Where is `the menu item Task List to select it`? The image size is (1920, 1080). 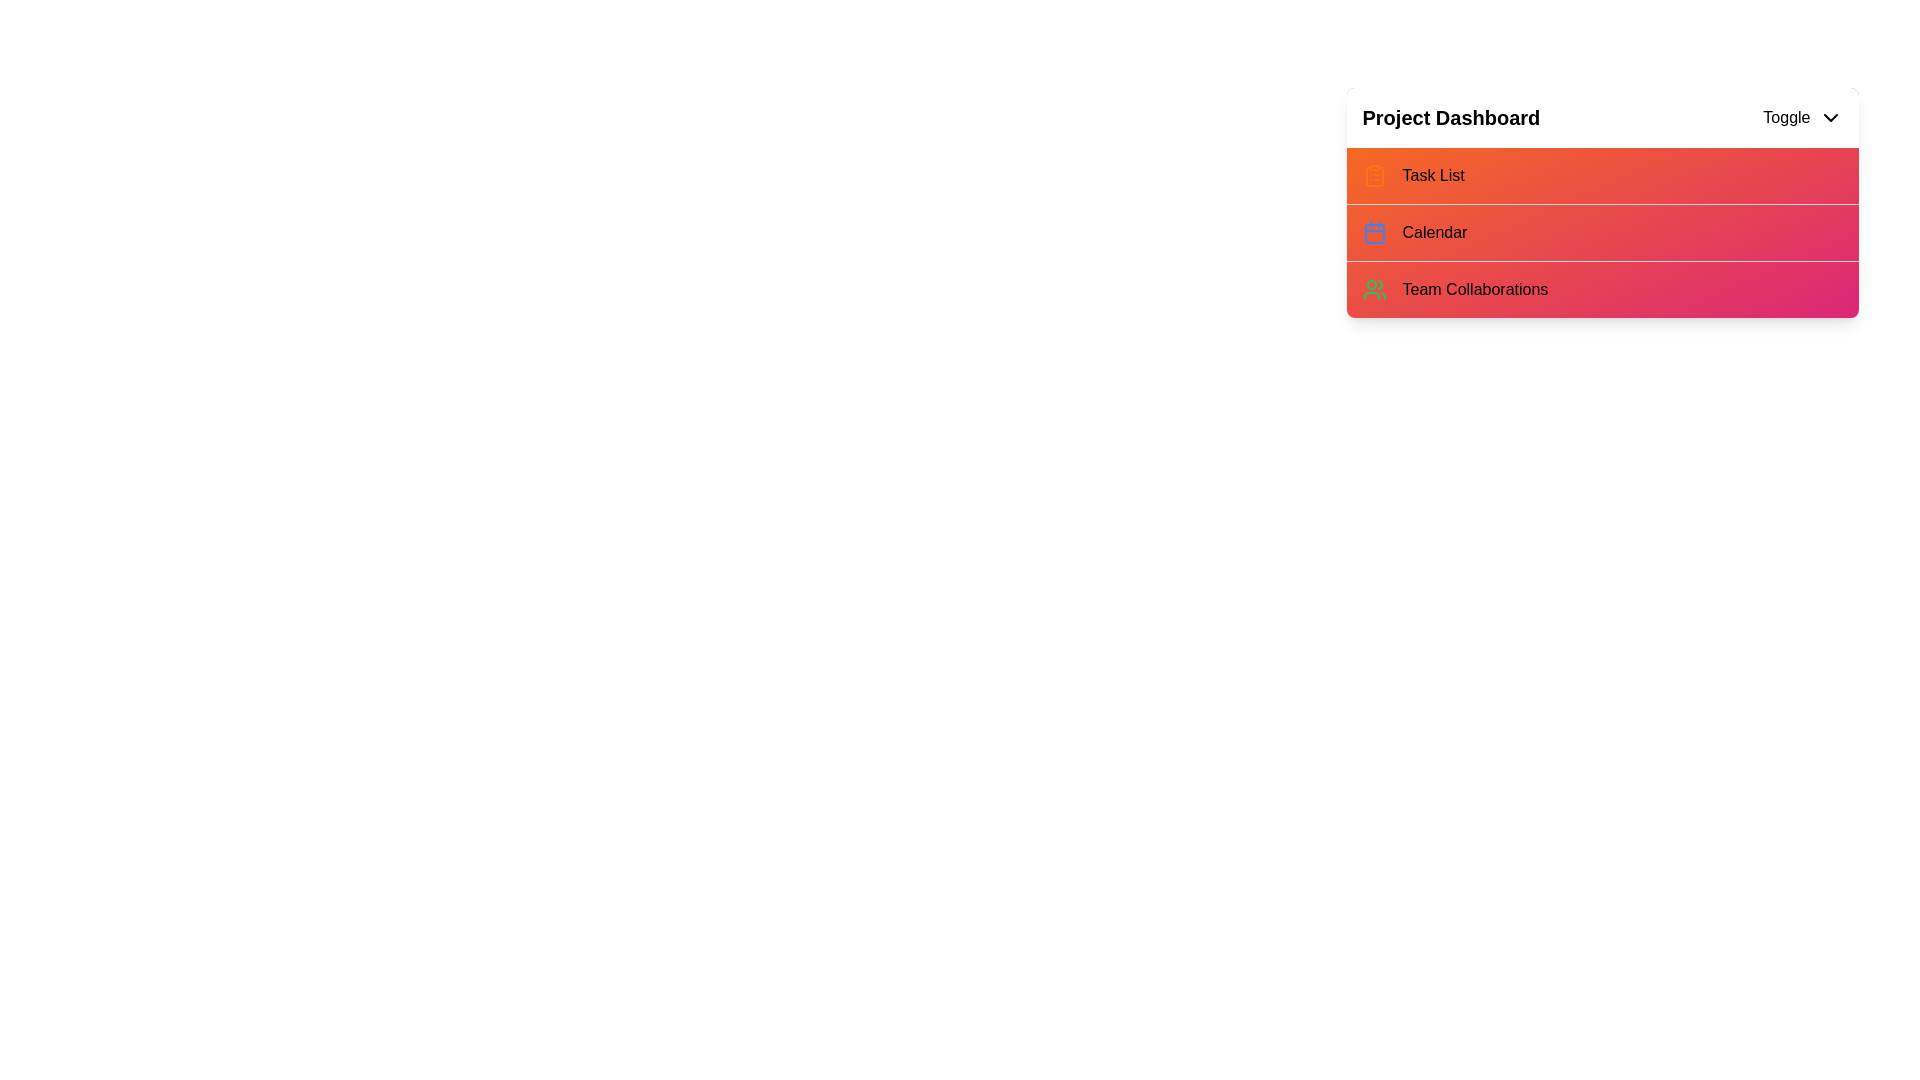 the menu item Task List to select it is located at coordinates (1602, 175).